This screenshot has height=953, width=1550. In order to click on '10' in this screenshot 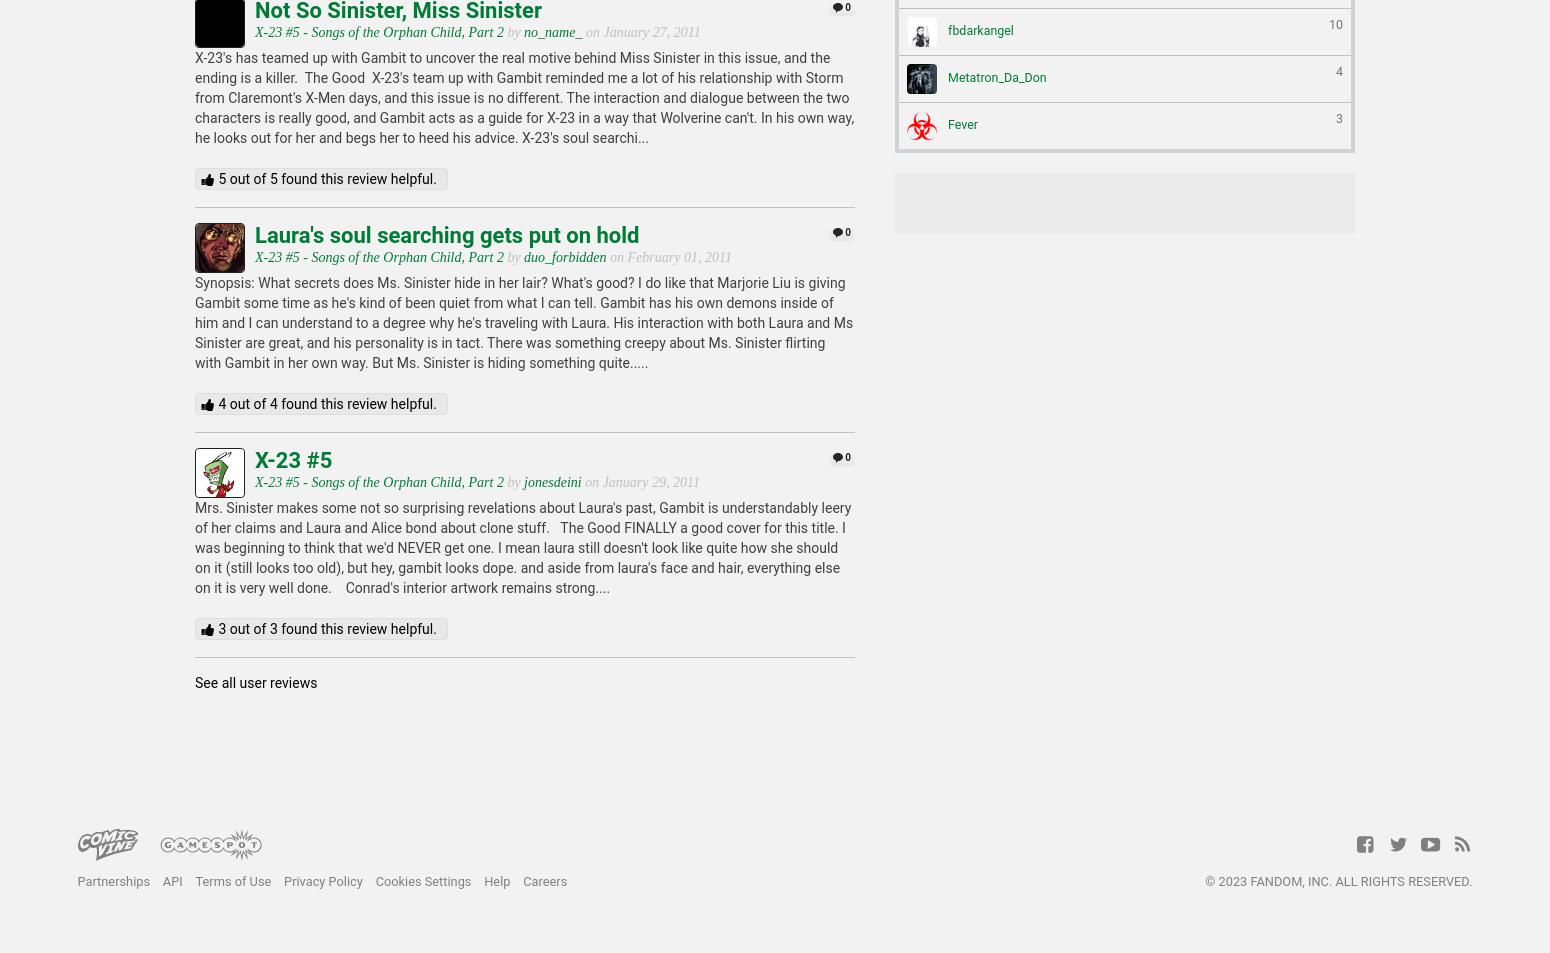, I will do `click(1335, 22)`.